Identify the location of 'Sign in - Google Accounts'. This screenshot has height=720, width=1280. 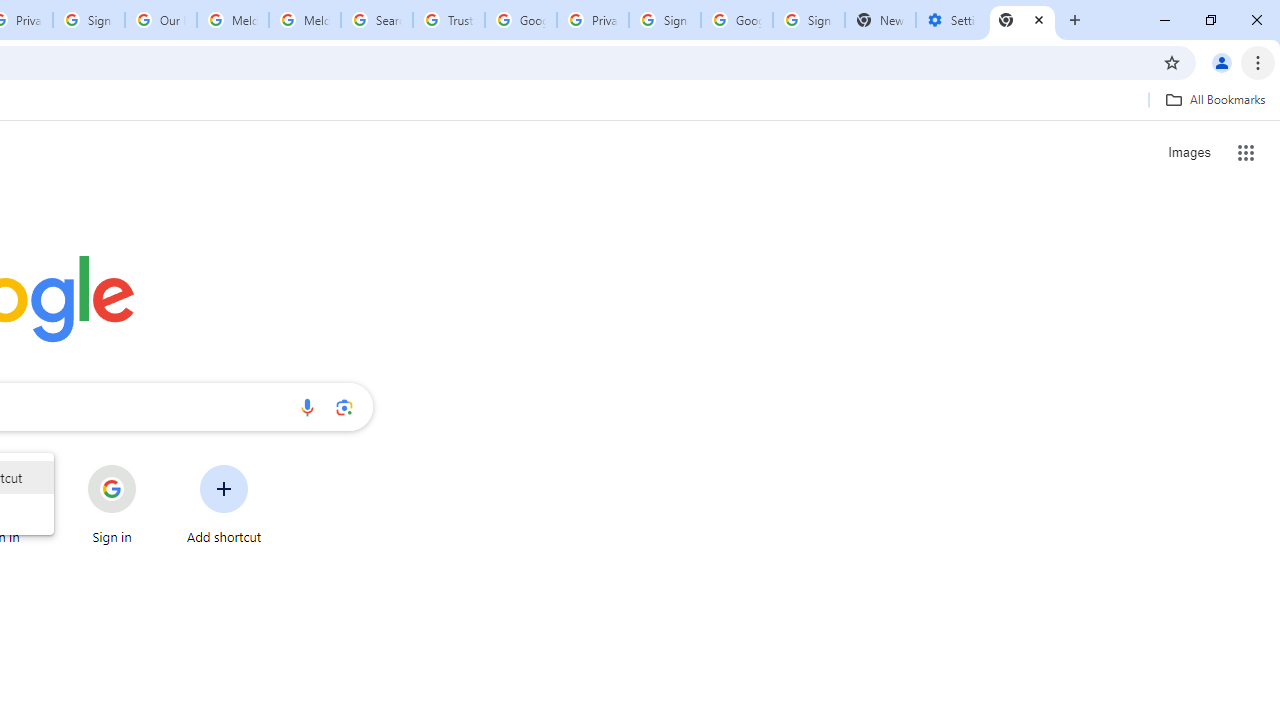
(808, 20).